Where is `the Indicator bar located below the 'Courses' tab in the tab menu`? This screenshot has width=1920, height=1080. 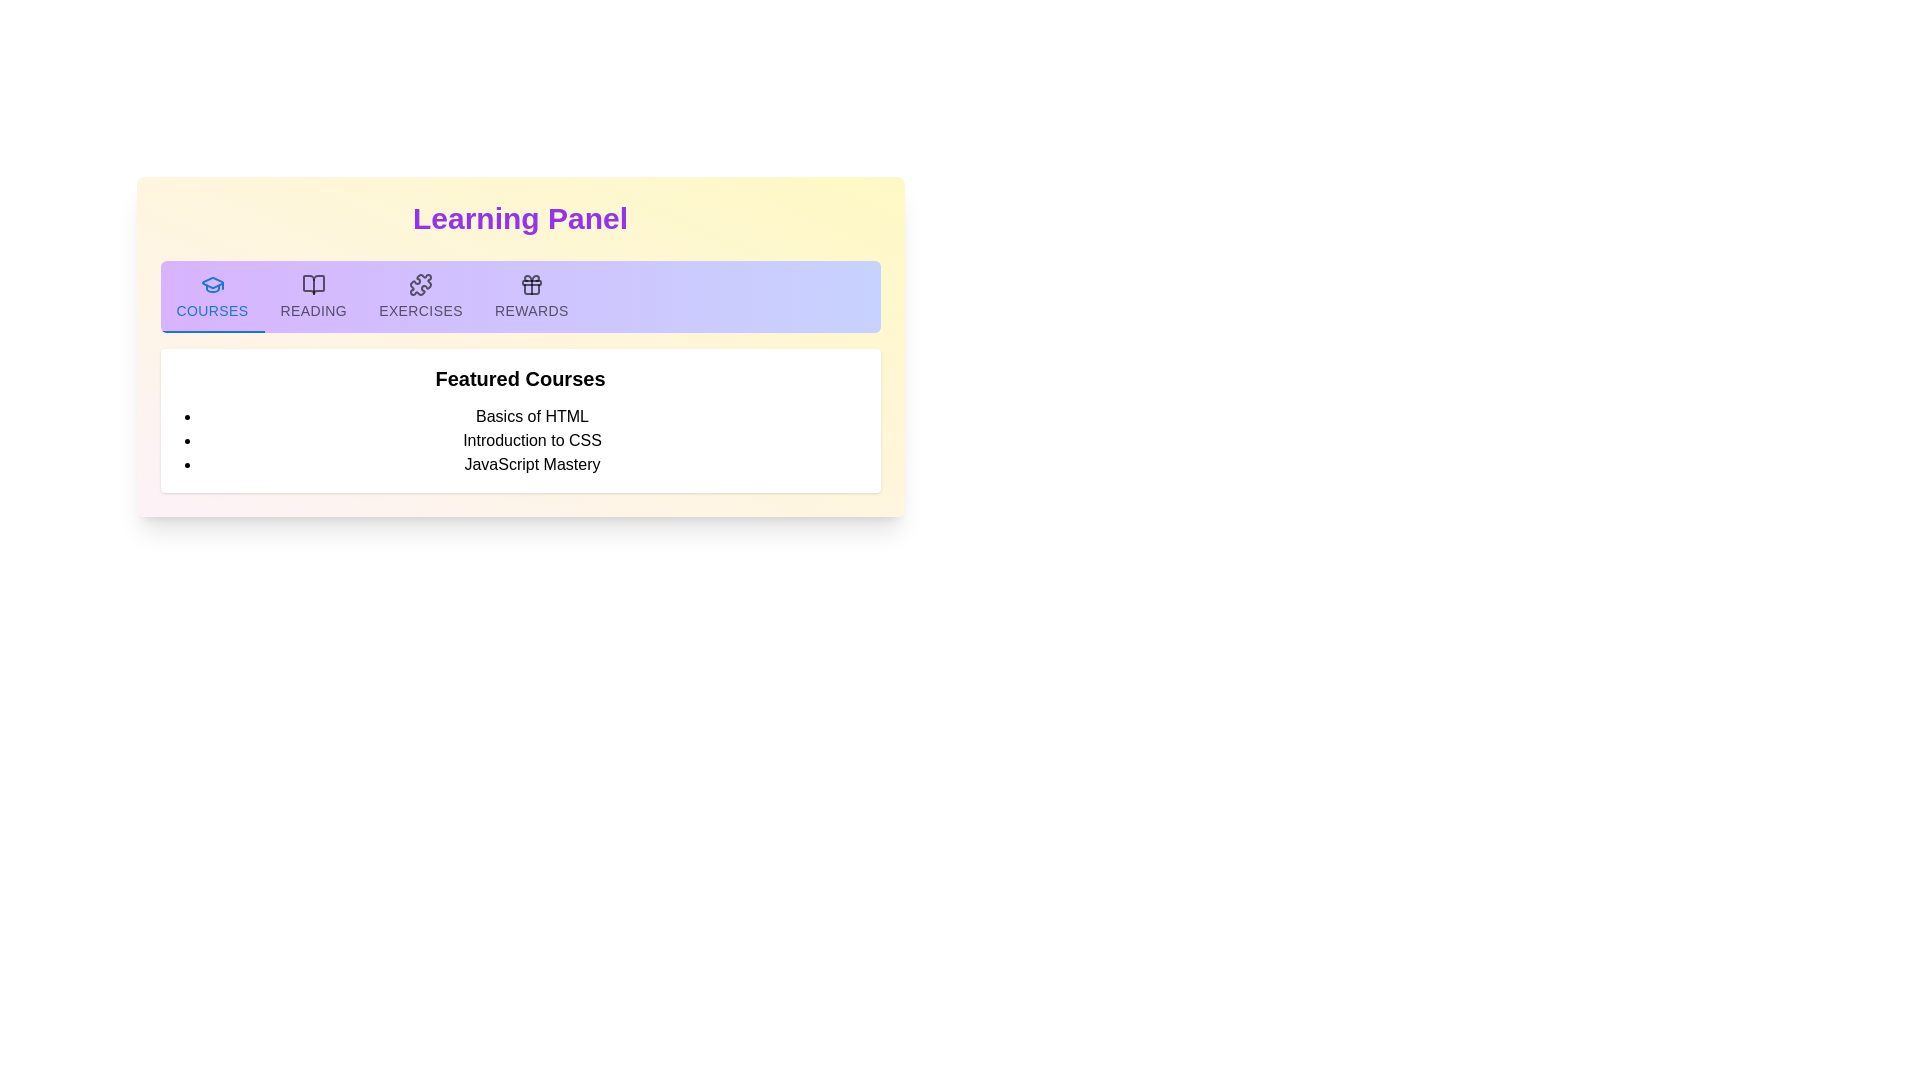 the Indicator bar located below the 'Courses' tab in the tab menu is located at coordinates (212, 330).